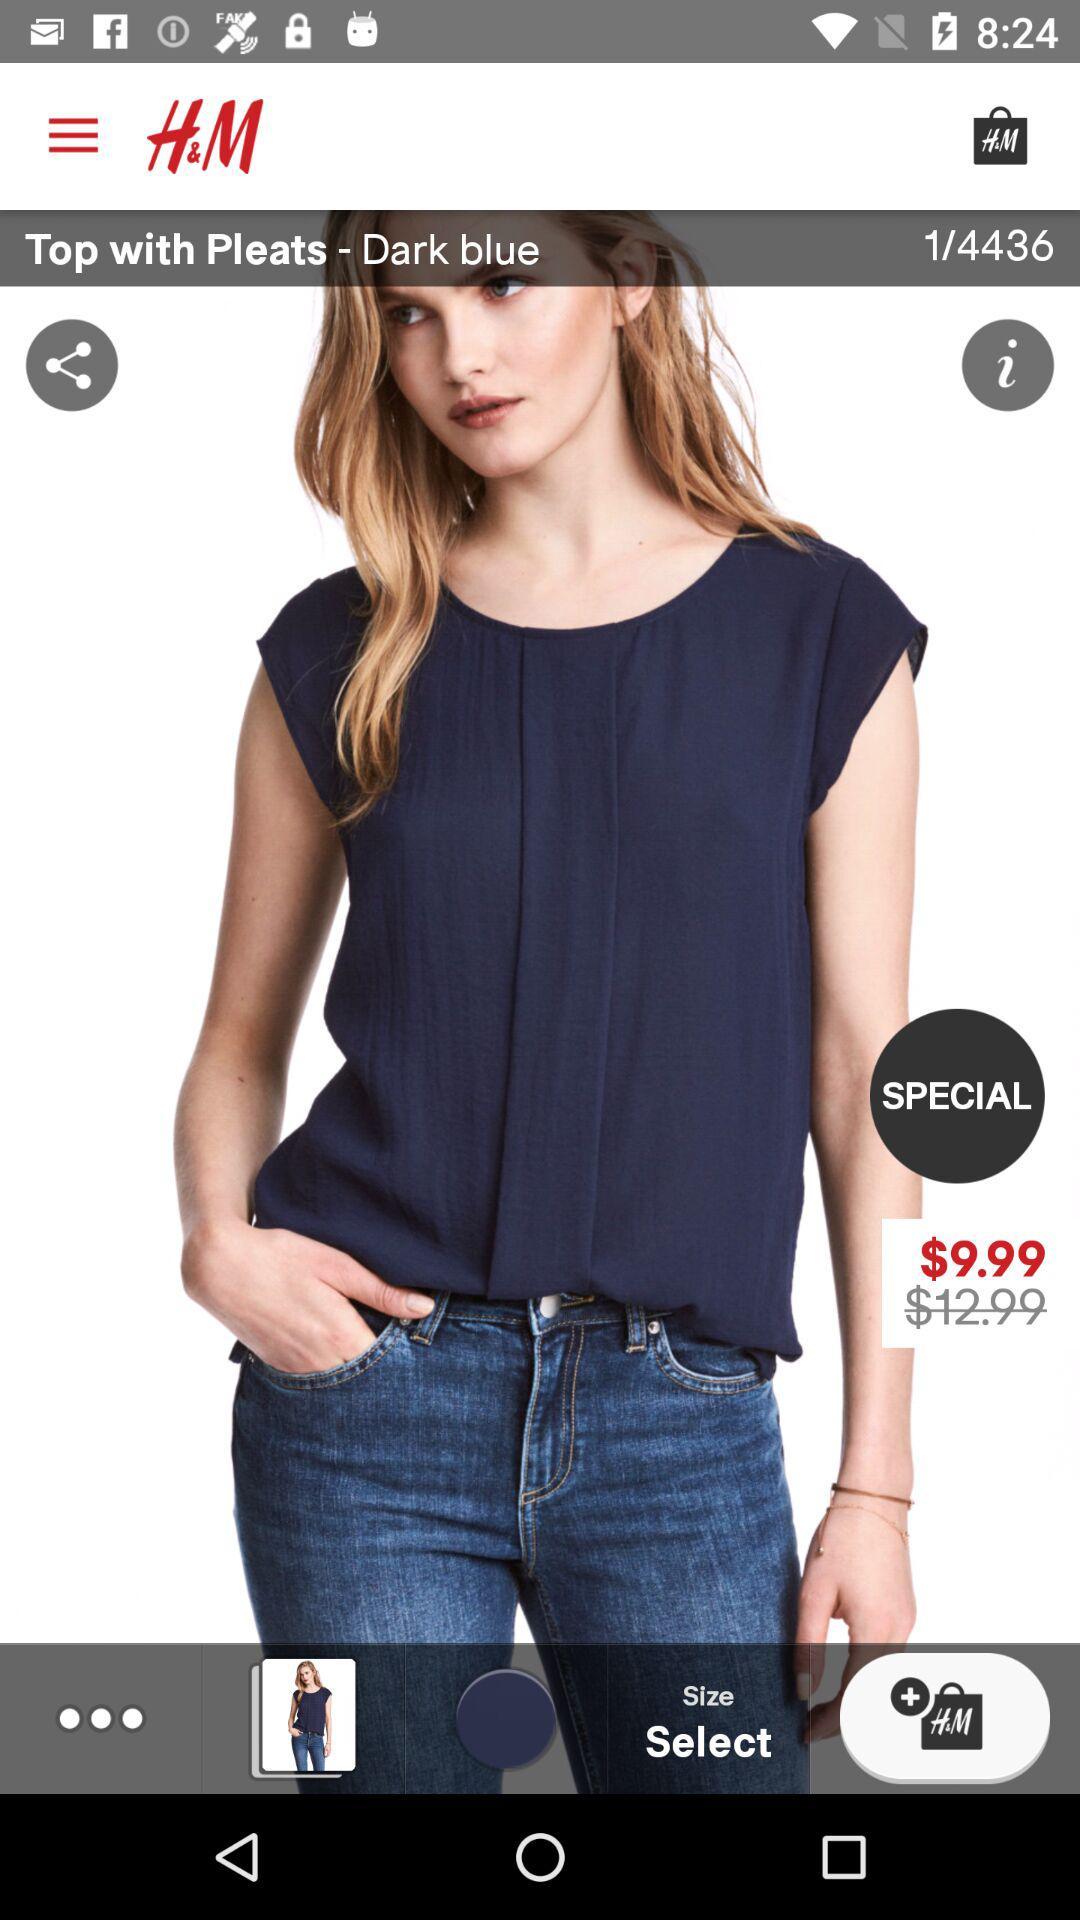 Image resolution: width=1080 pixels, height=1920 pixels. I want to click on the share icon, so click(71, 365).